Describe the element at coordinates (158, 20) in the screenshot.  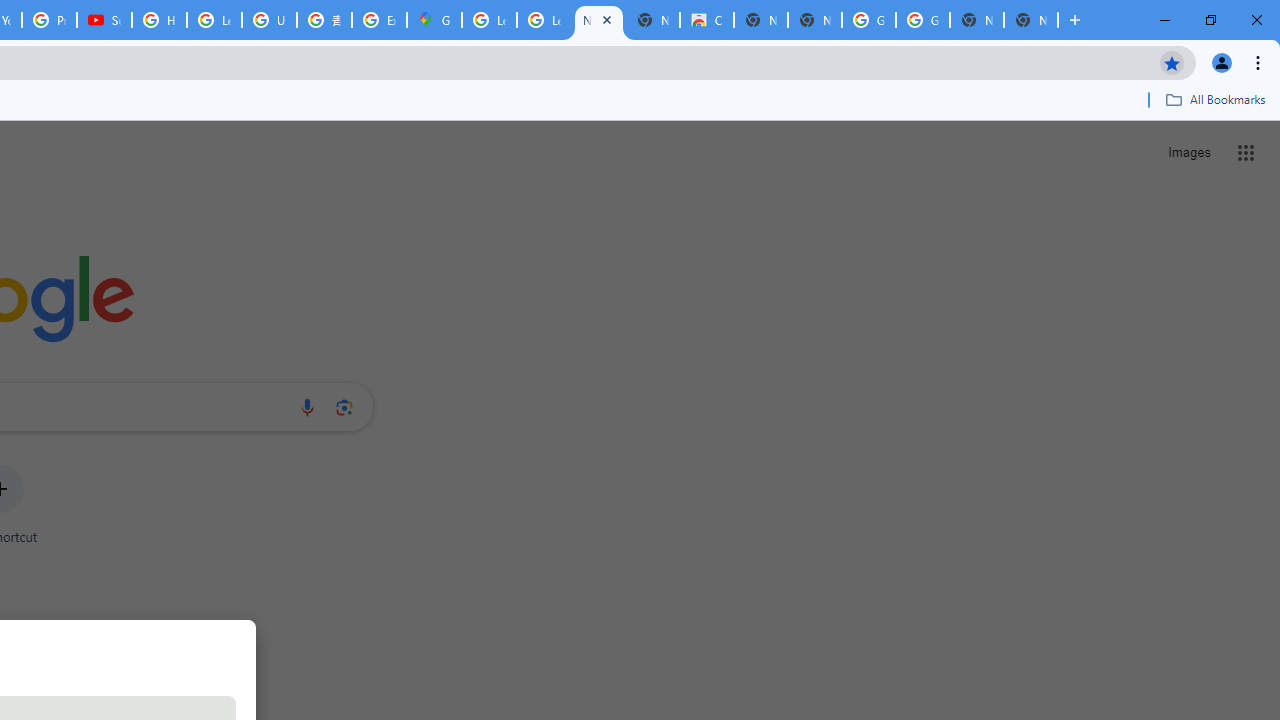
I see `'How Chrome protects your passwords - Google Chrome Help'` at that location.